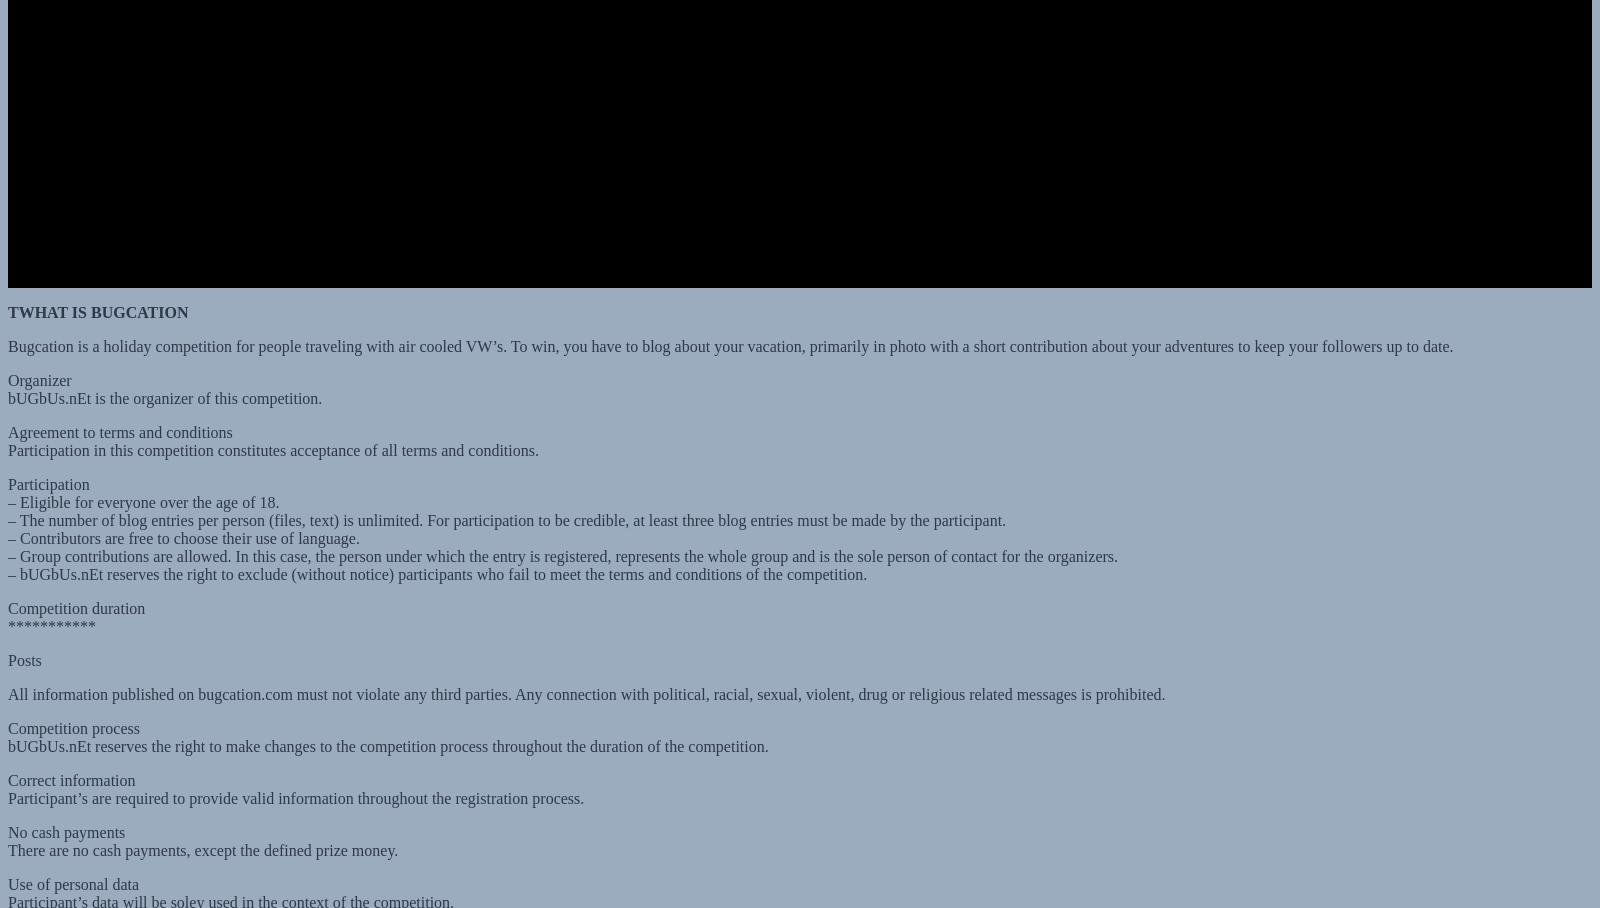 This screenshot has width=1600, height=908. What do you see at coordinates (7, 412) in the screenshot?
I see `'Agreement to terms and conditions'` at bounding box center [7, 412].